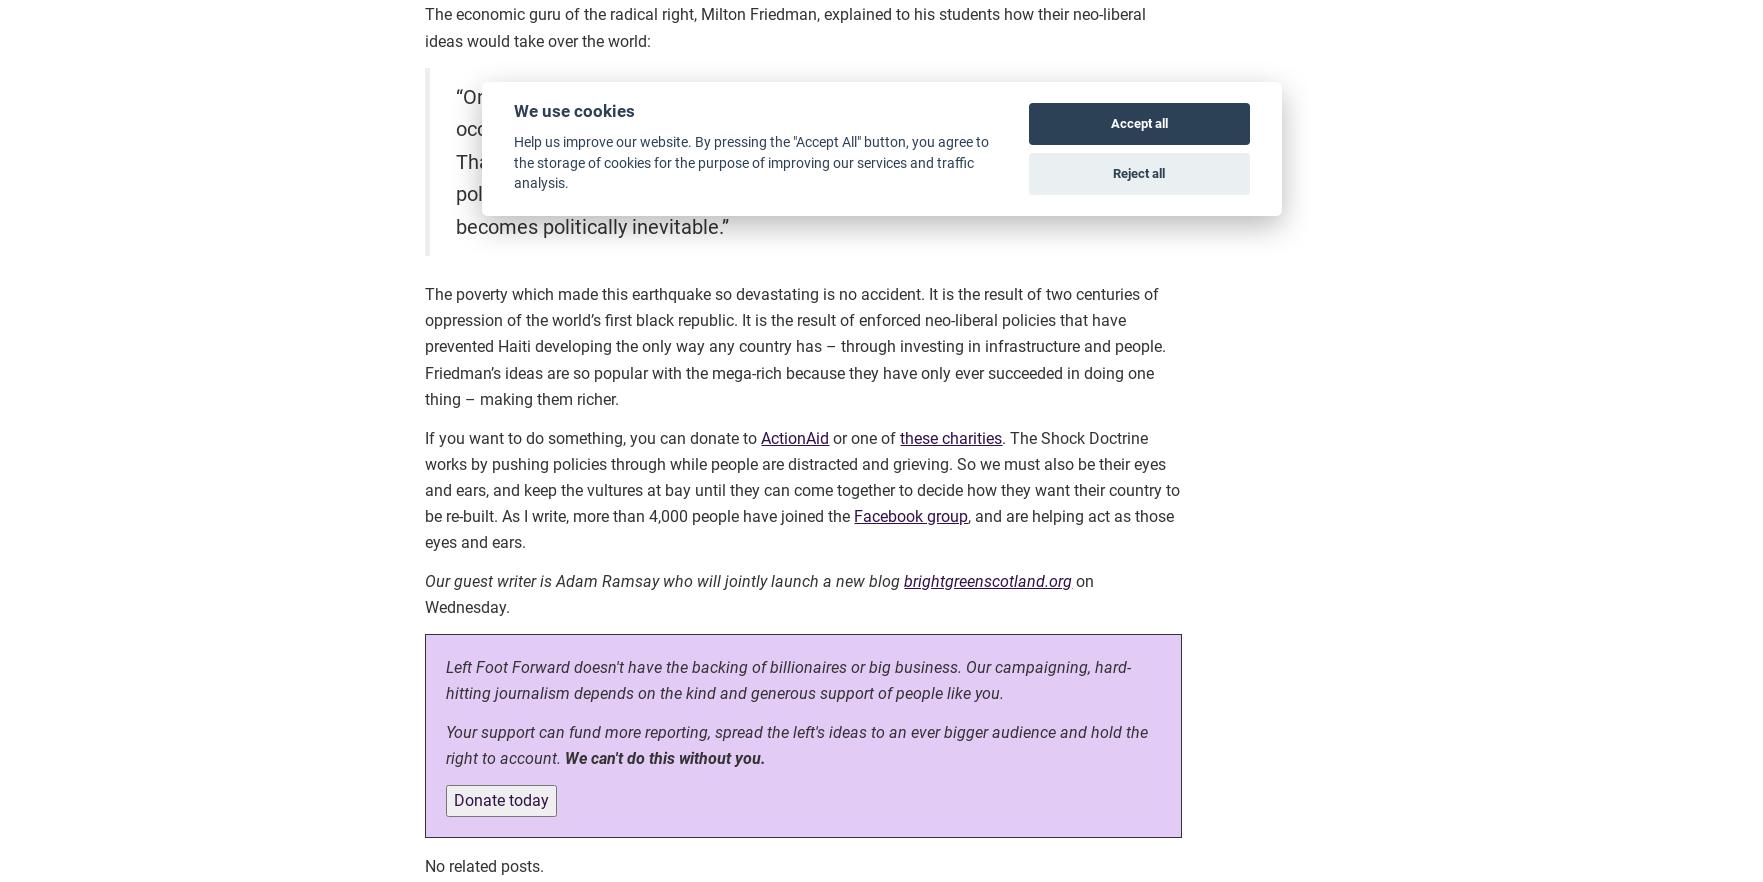 This screenshot has height=882, width=1763. Describe the element at coordinates (501, 799) in the screenshot. I see `'Donate today'` at that location.